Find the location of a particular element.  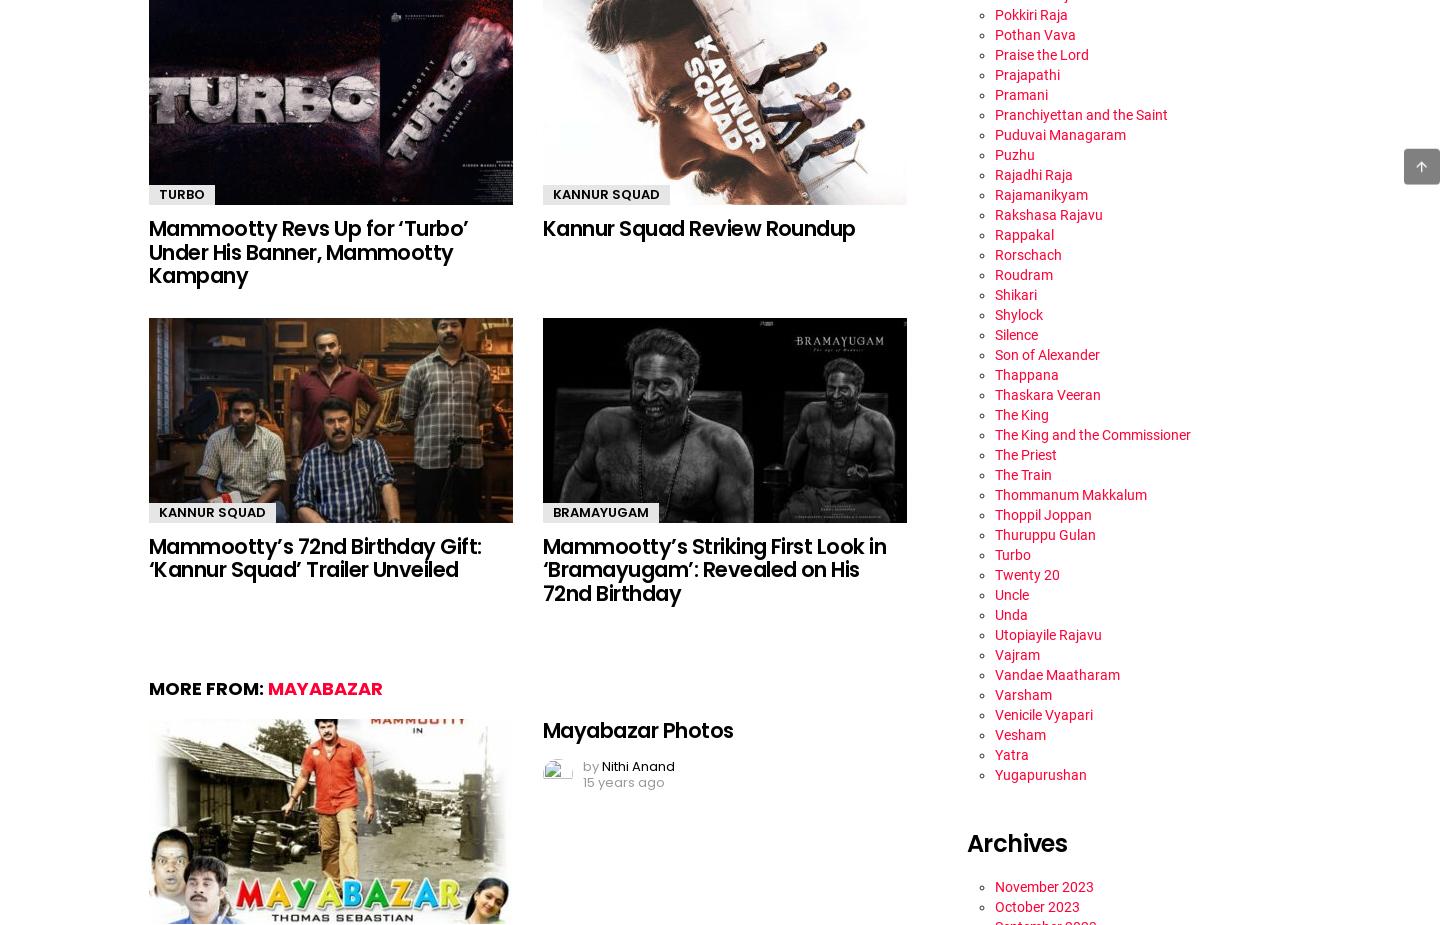

'Varsham' is located at coordinates (994, 694).